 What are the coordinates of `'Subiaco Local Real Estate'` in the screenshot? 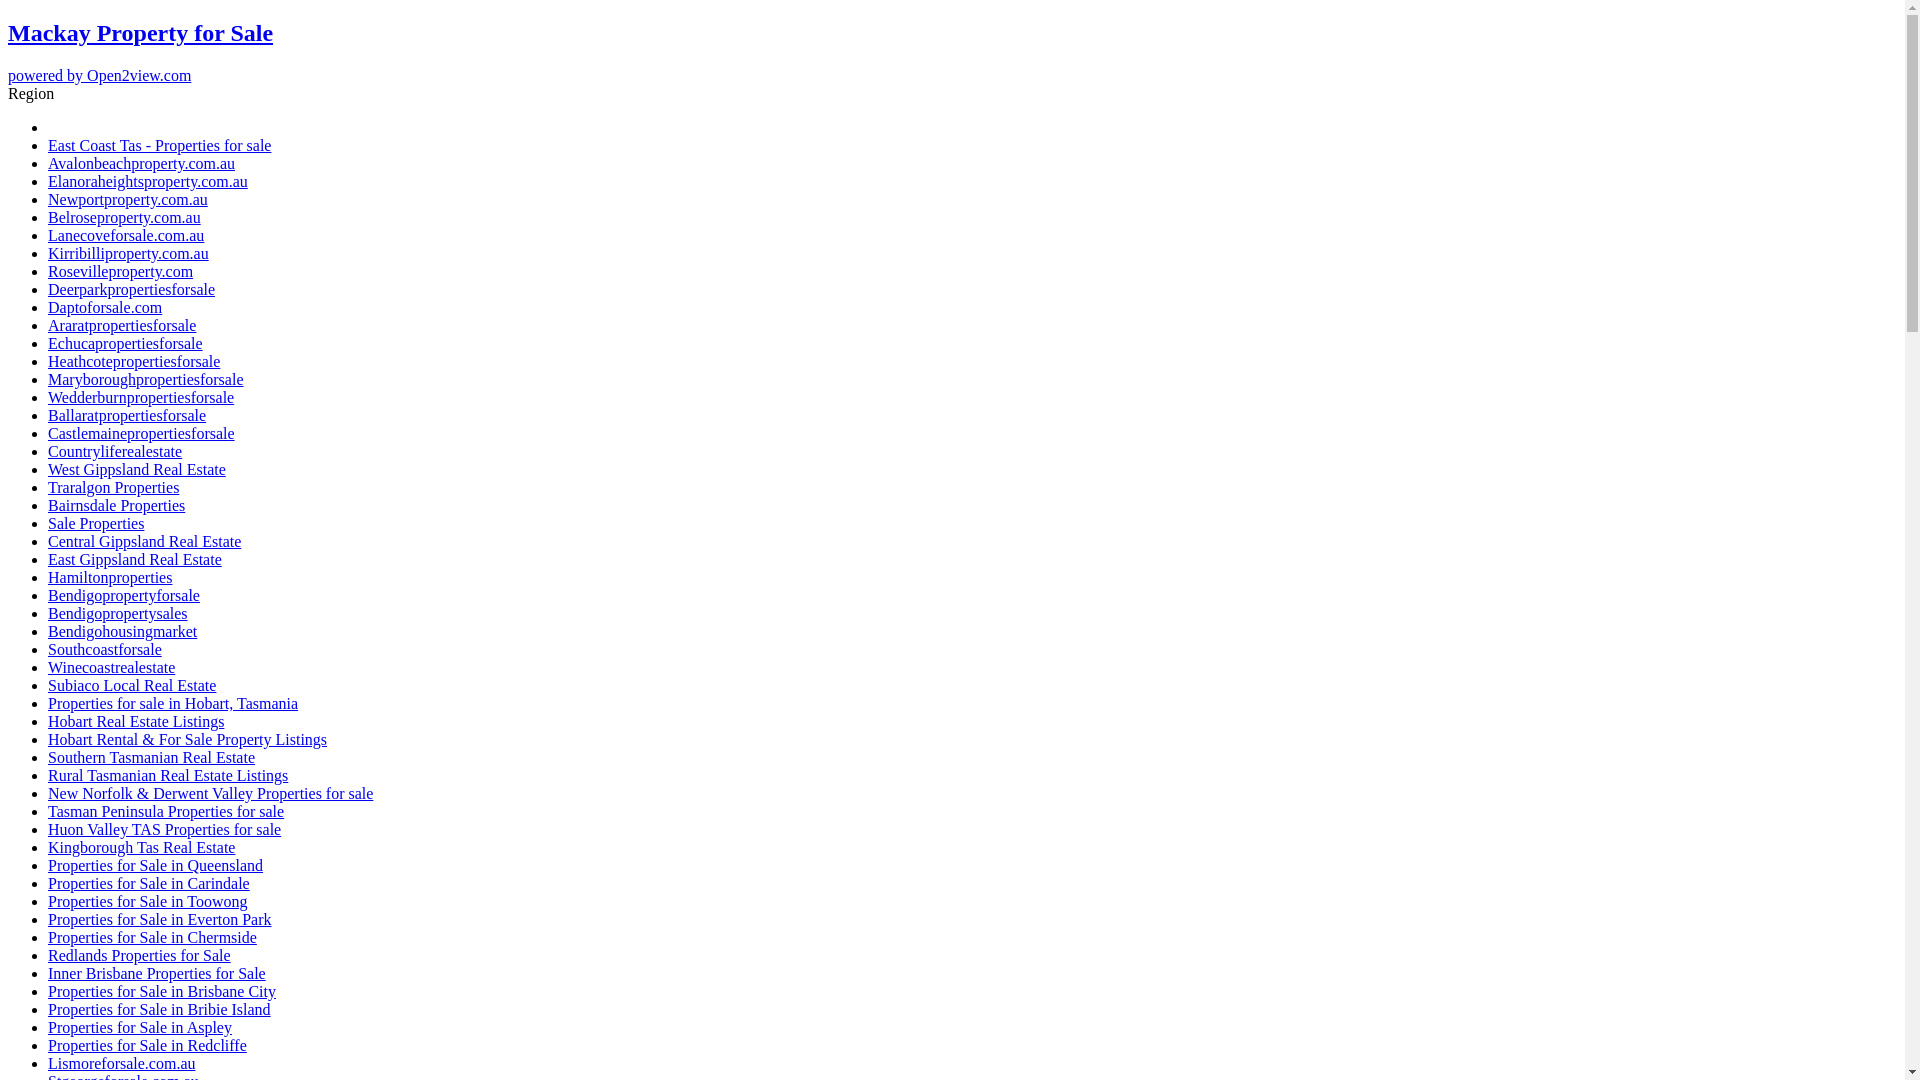 It's located at (131, 684).